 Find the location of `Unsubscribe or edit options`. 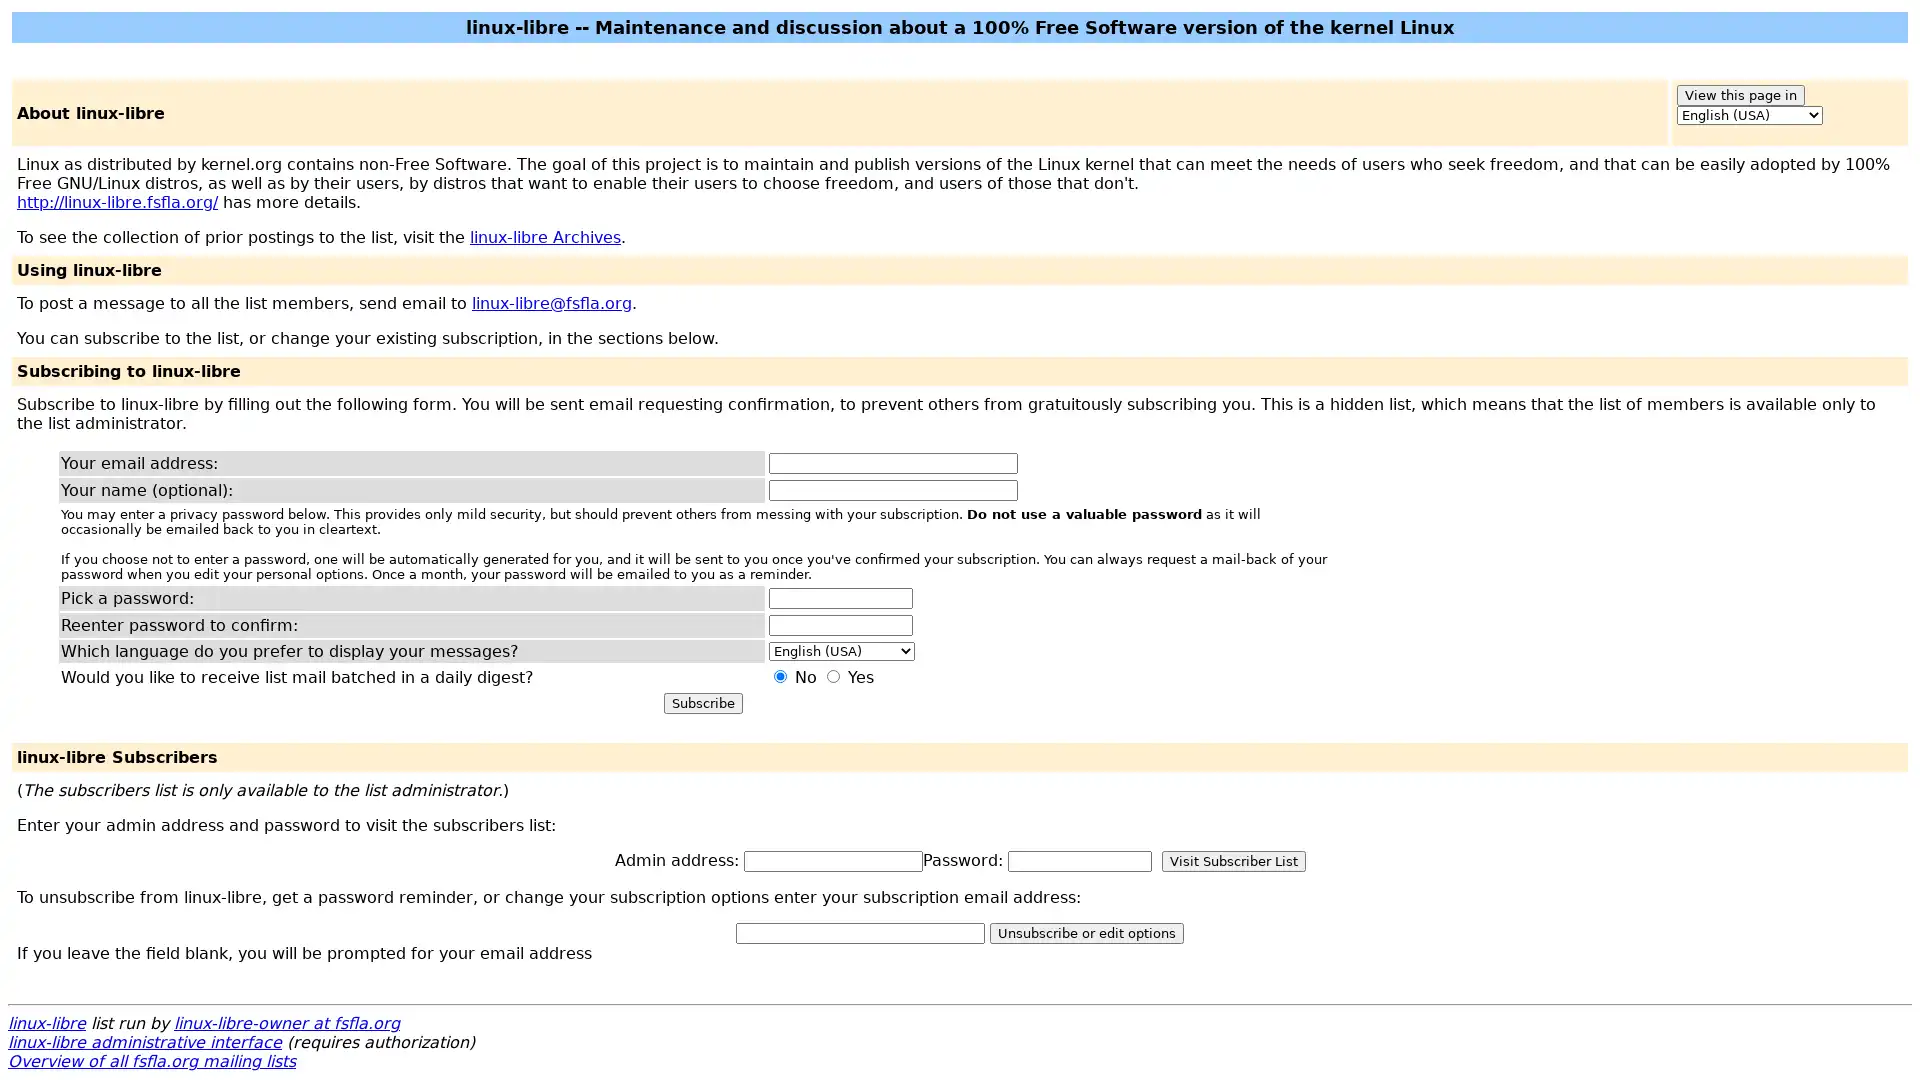

Unsubscribe or edit options is located at coordinates (1085, 933).